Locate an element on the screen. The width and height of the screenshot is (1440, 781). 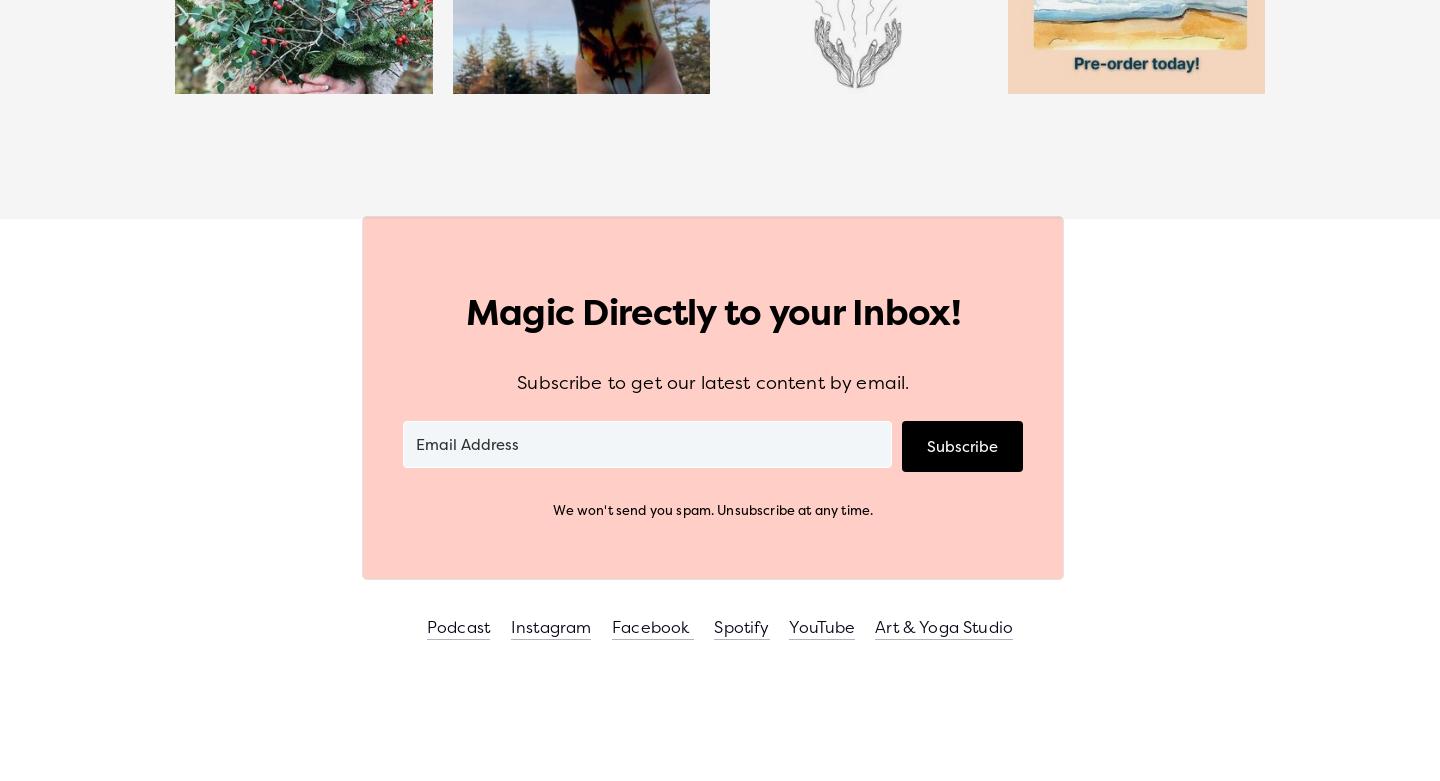
'Podcast' is located at coordinates (425, 626).